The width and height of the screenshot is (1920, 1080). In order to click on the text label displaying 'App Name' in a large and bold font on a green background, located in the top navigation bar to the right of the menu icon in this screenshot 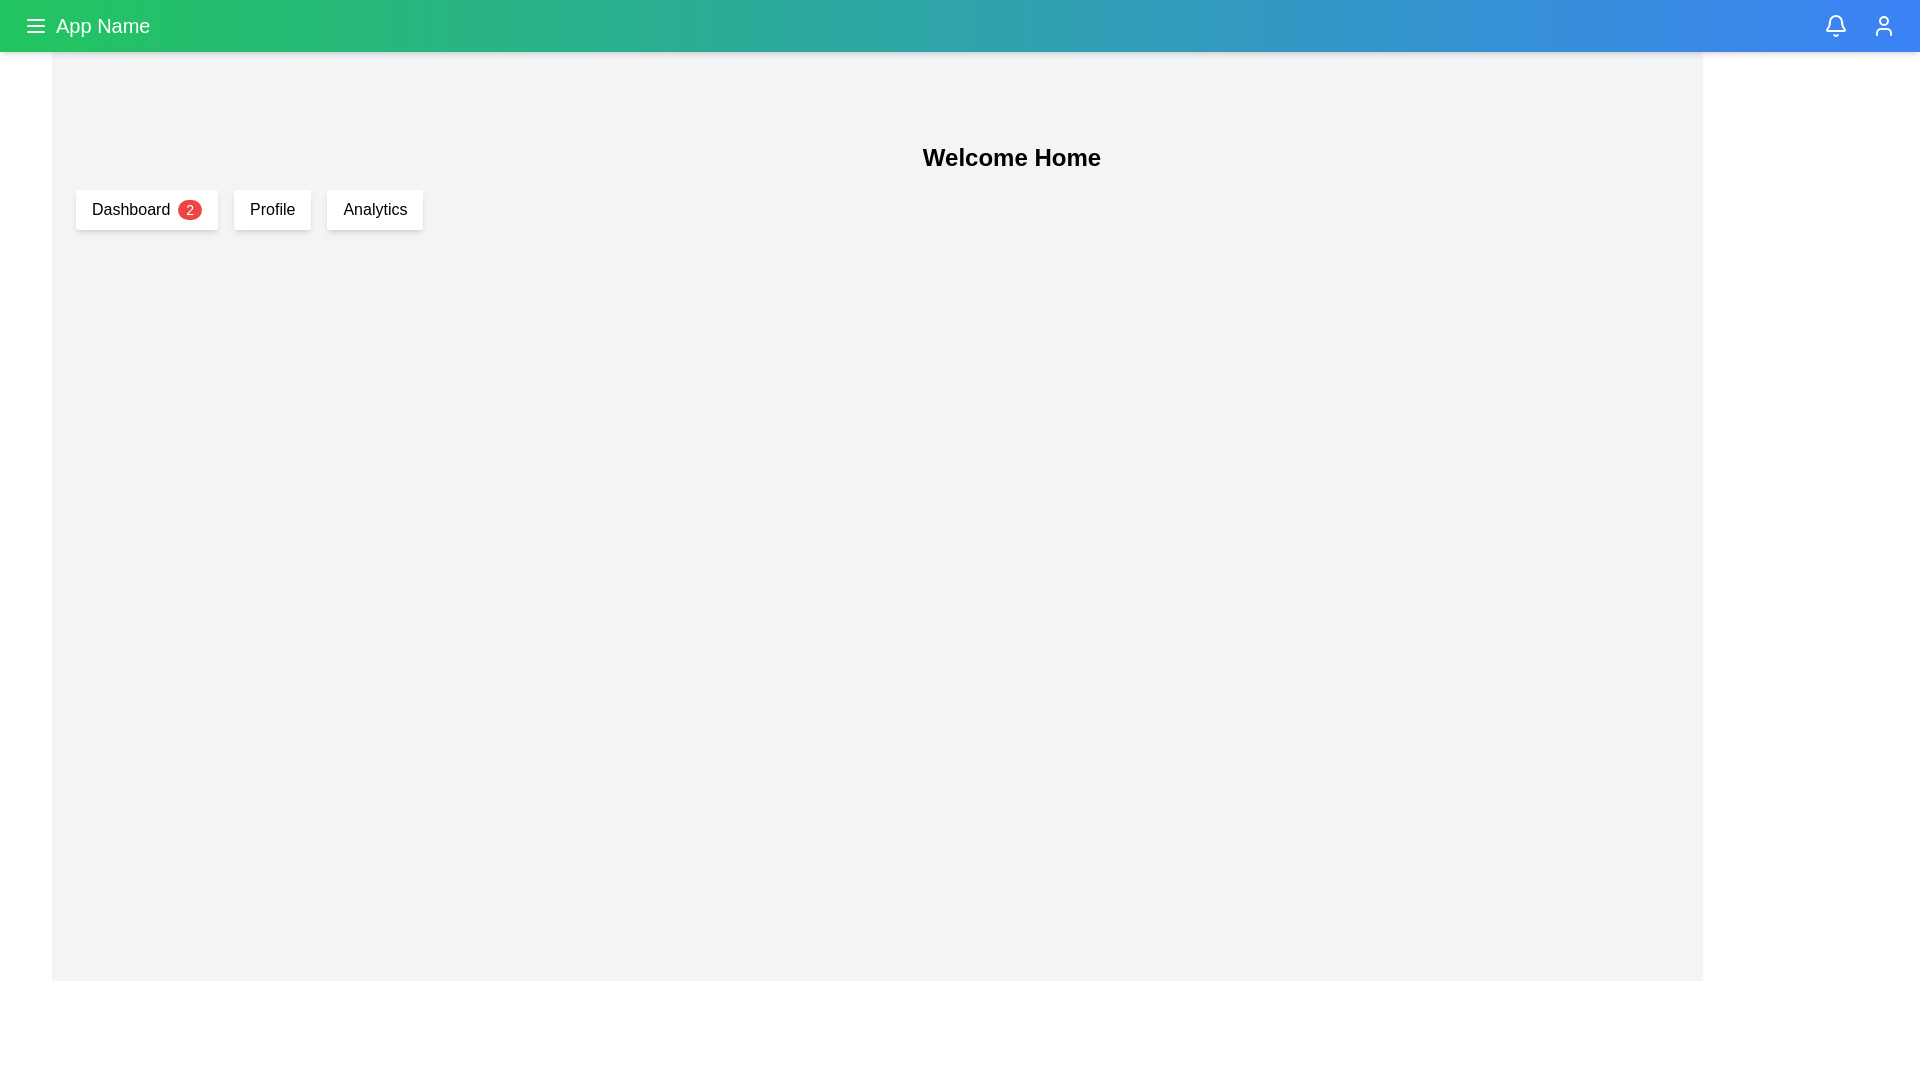, I will do `click(102, 26)`.